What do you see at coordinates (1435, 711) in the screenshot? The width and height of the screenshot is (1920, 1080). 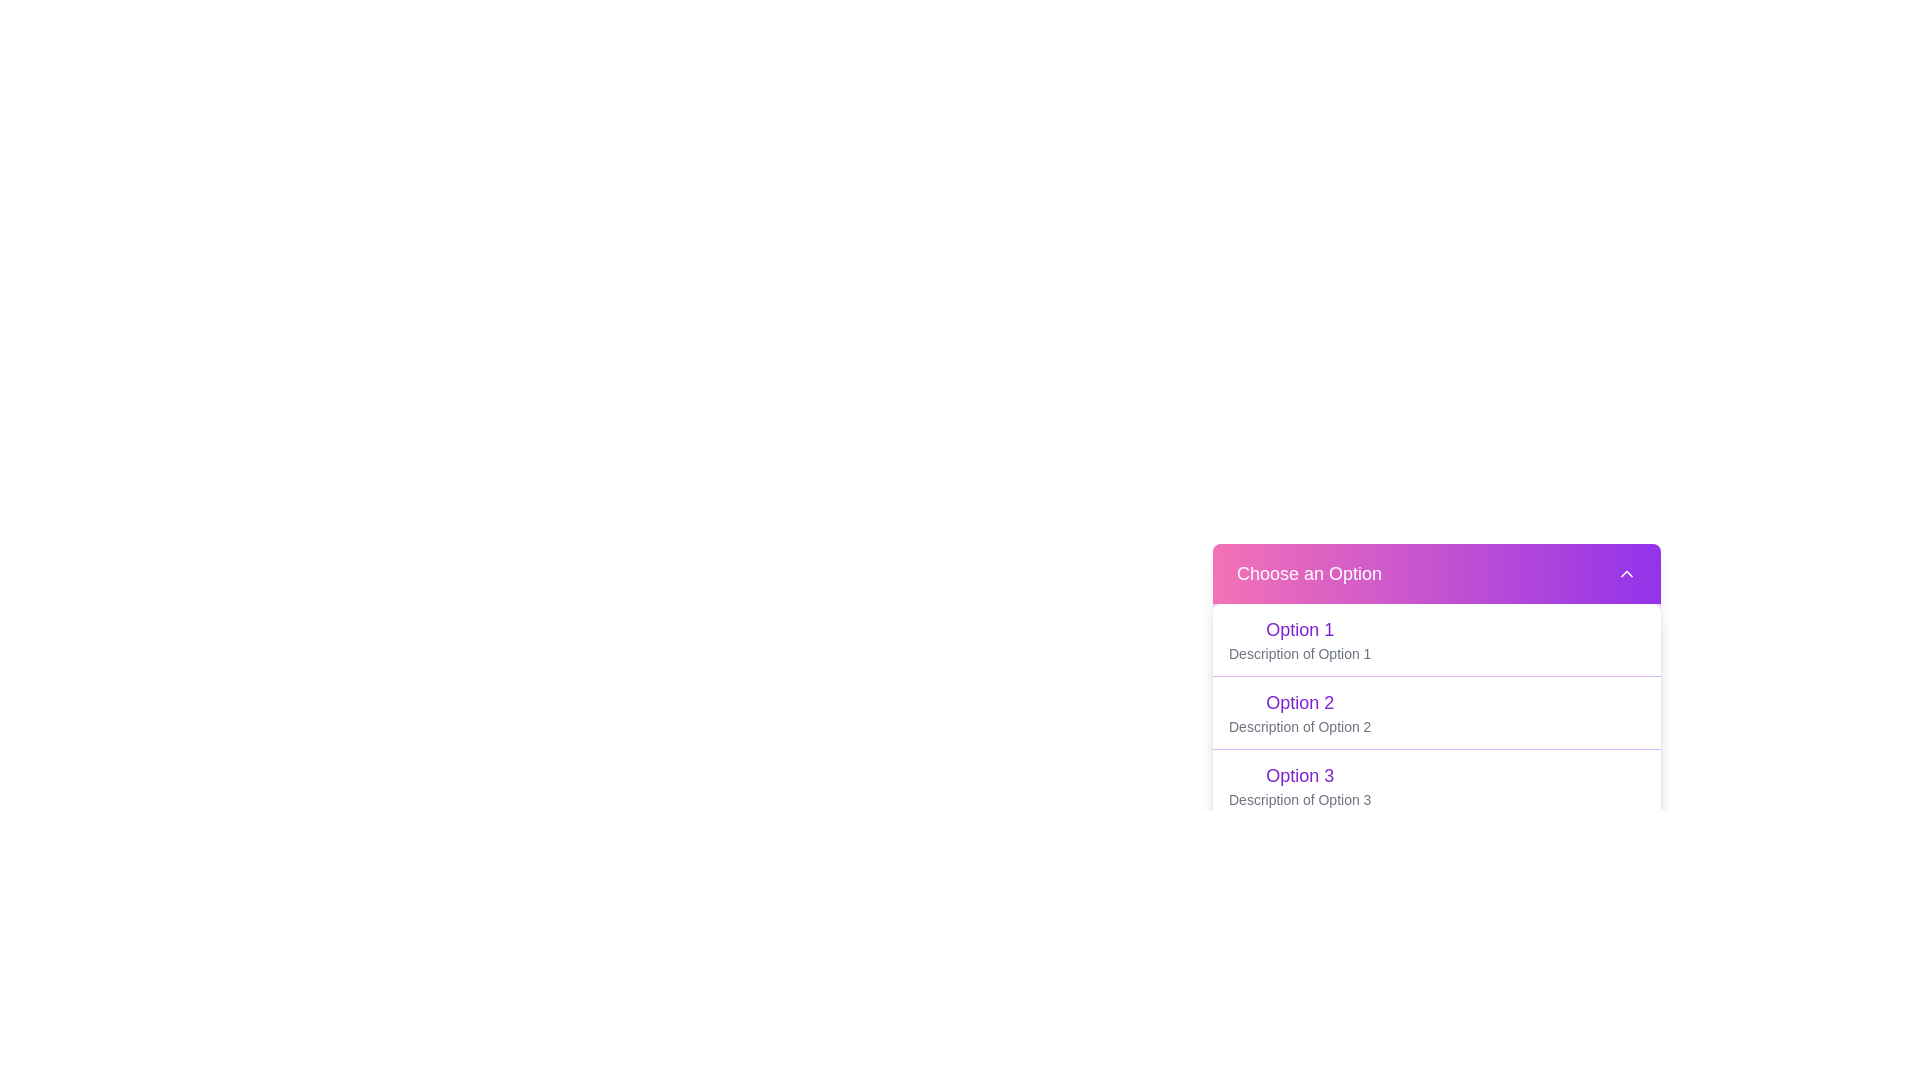 I see `the list item displaying 'Option 2' with a bold purple font` at bounding box center [1435, 711].